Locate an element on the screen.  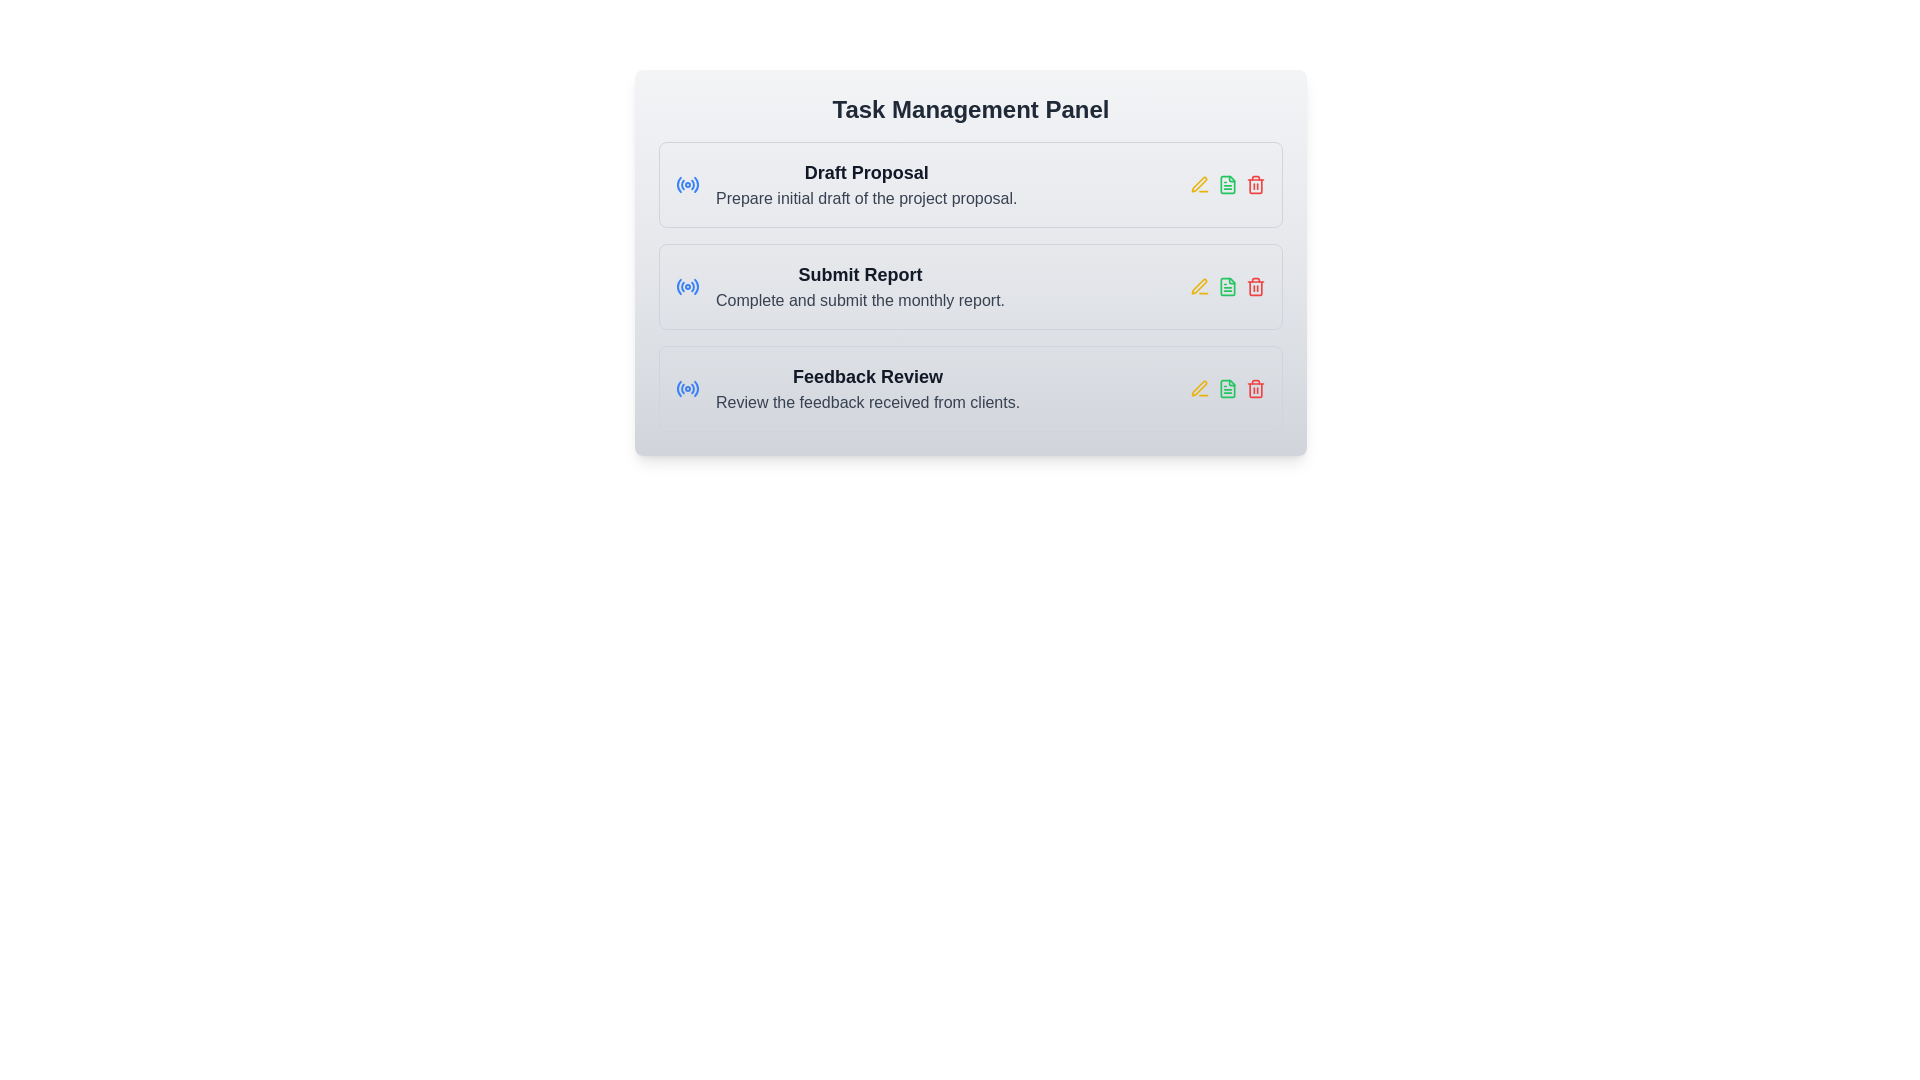
the broadcasting icon located immediately to the left of the 'Feedback Review' text block is located at coordinates (687, 389).